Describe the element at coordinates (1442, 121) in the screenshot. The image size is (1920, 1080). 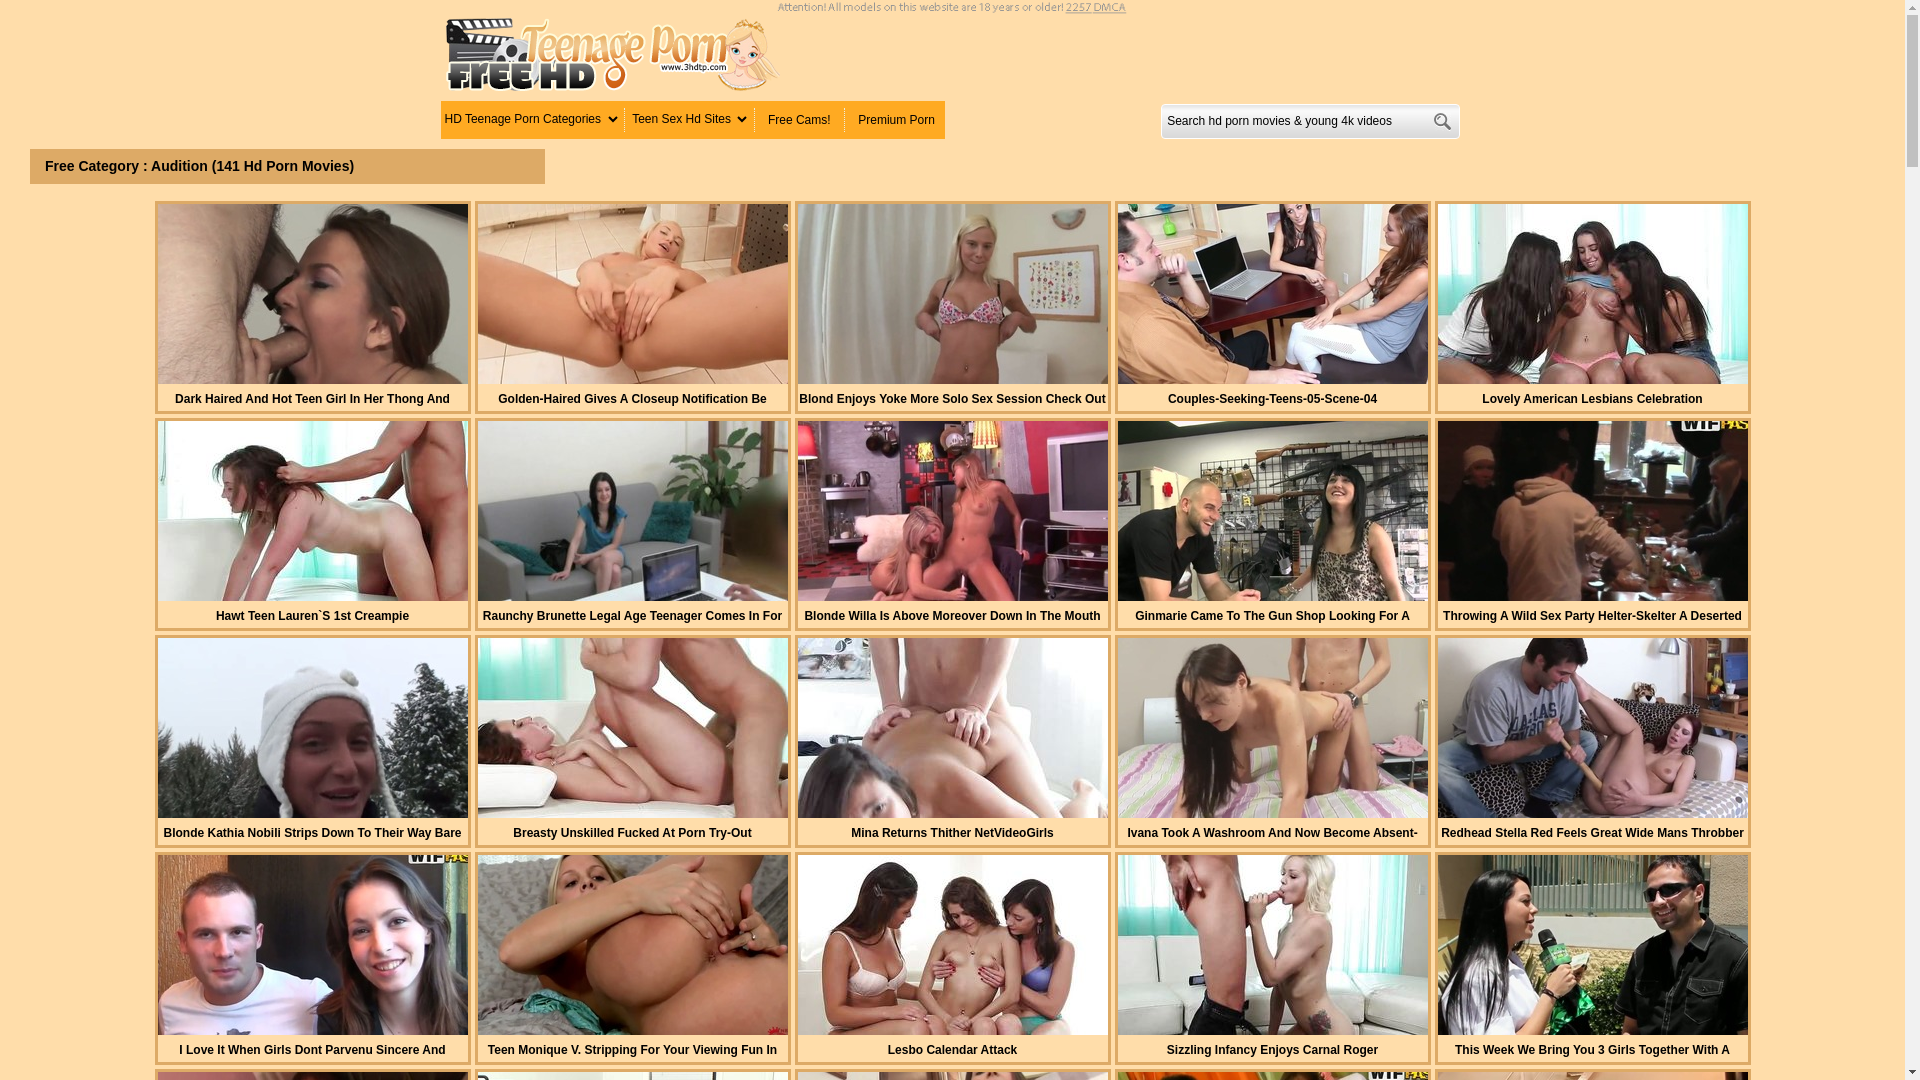
I see `'search'` at that location.